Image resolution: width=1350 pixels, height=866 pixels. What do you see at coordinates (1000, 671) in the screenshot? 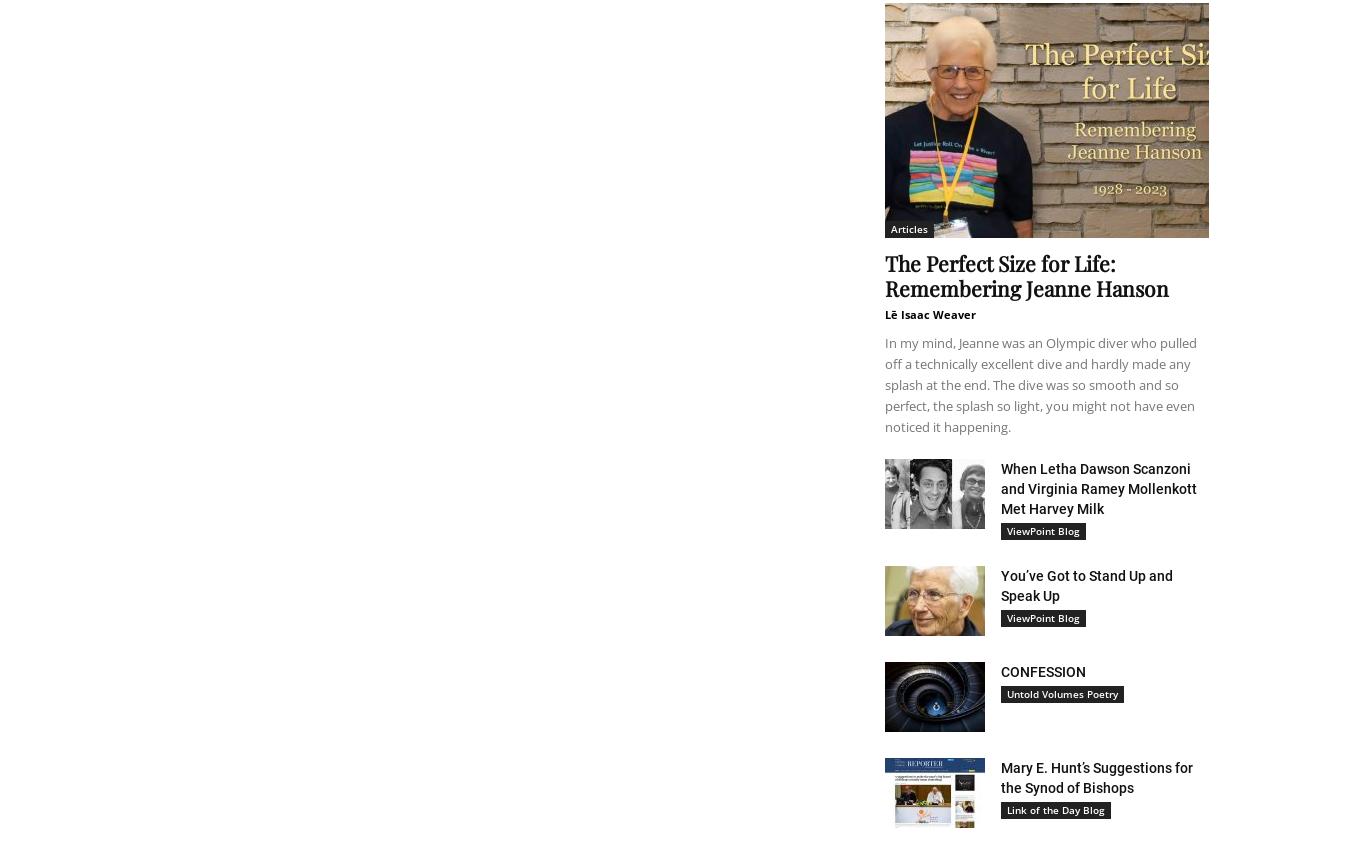
I see `'CONFESSION'` at bounding box center [1000, 671].